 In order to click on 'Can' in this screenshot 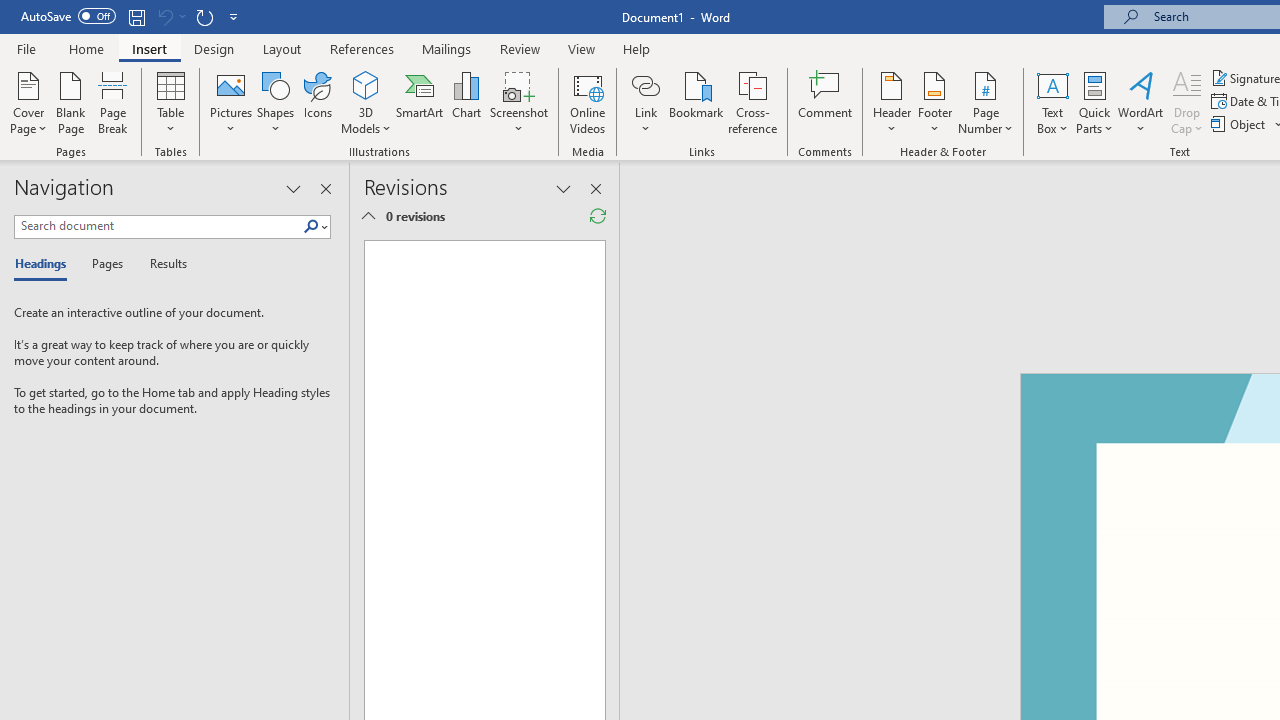, I will do `click(164, 16)`.